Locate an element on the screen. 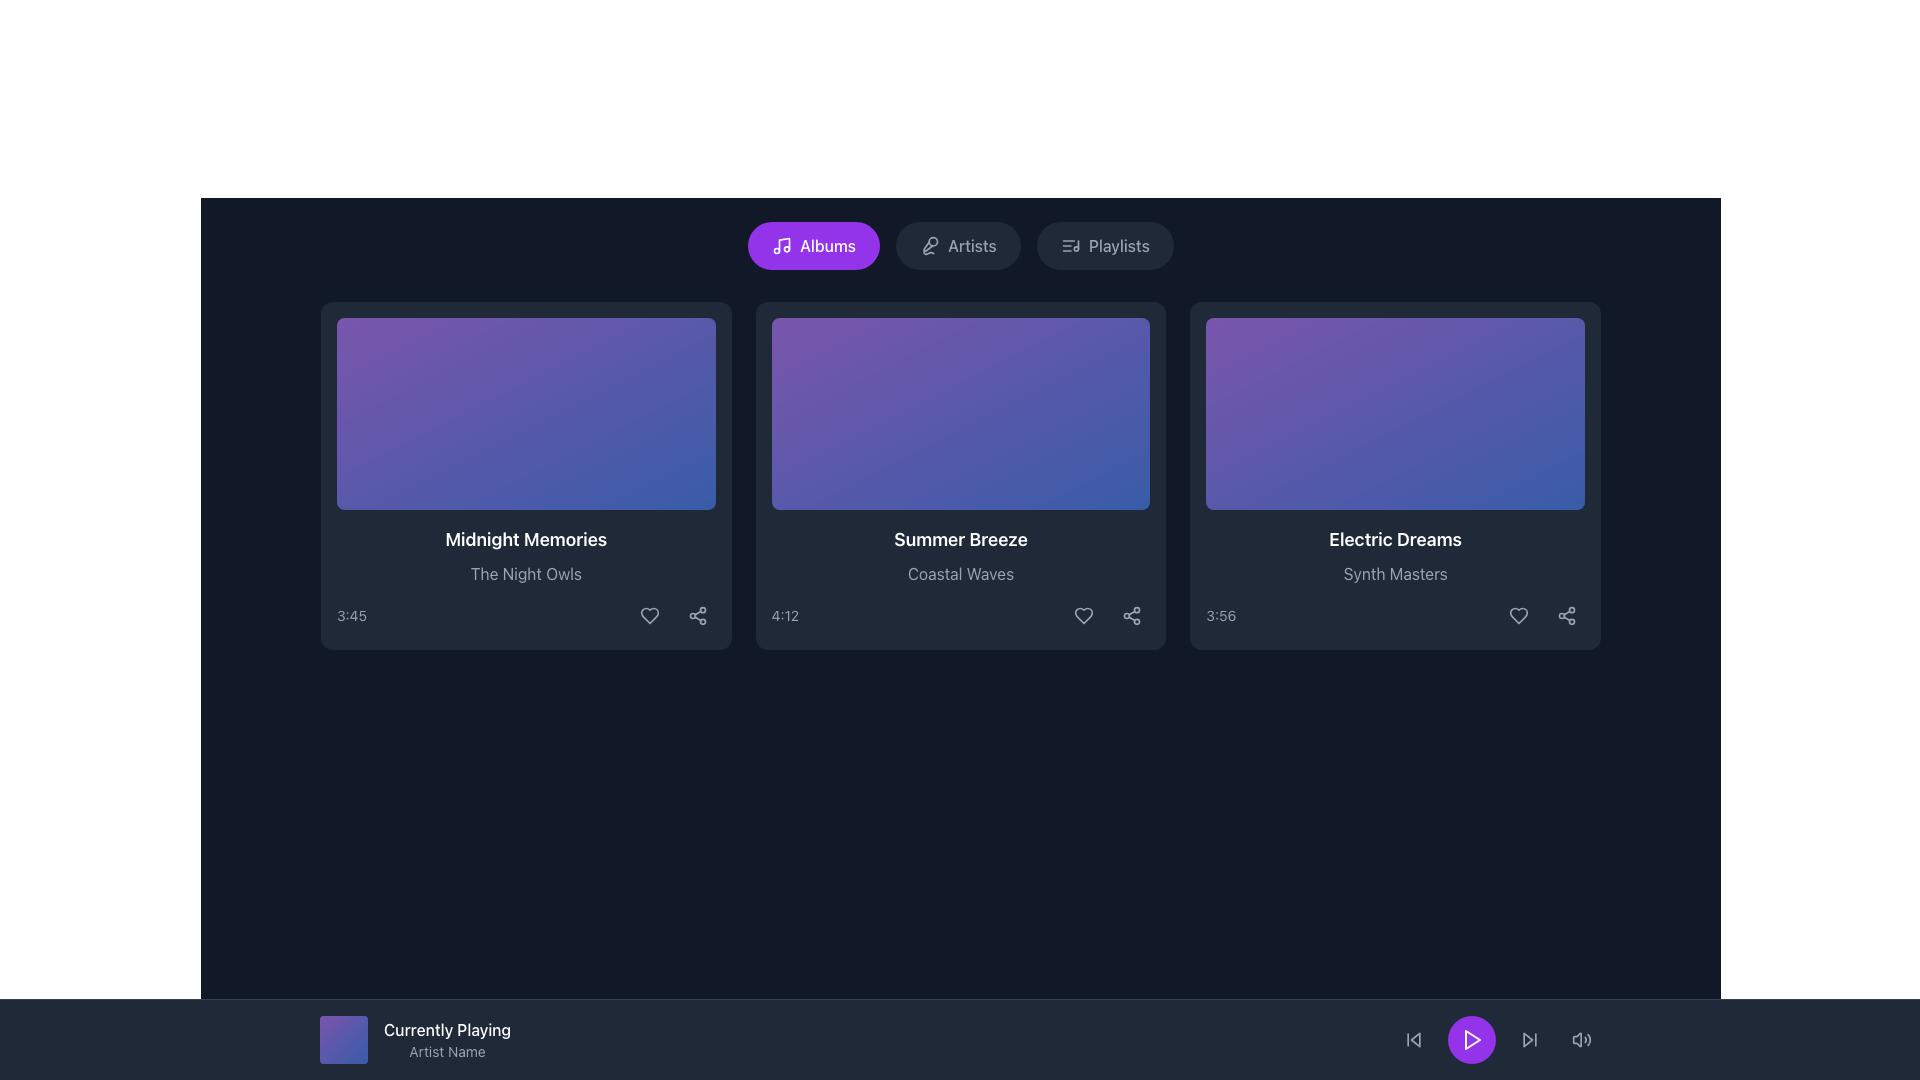 This screenshot has height=1080, width=1920. the second button in the group of three buttons that navigates to artist-related information is located at coordinates (957, 245).